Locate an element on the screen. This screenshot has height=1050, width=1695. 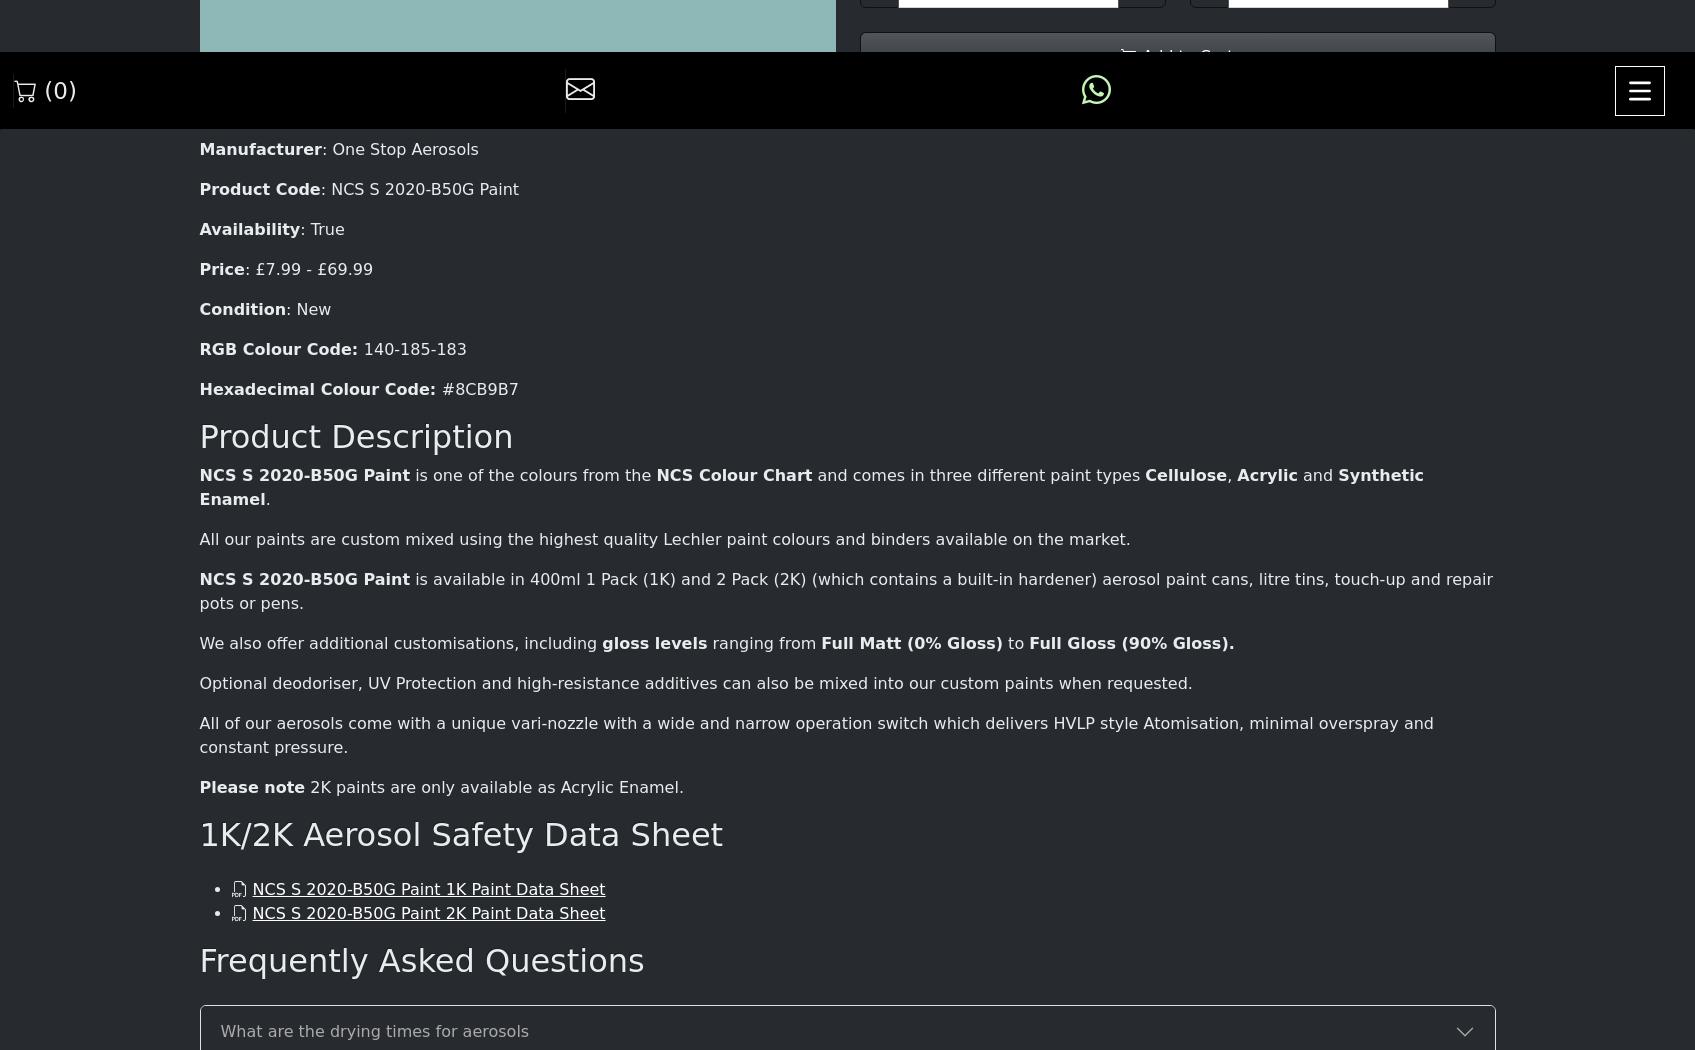
'. When choosing a primer, it is essential to select the proper primer for the surface material you plan to apply the topcoat.' is located at coordinates (835, 233).